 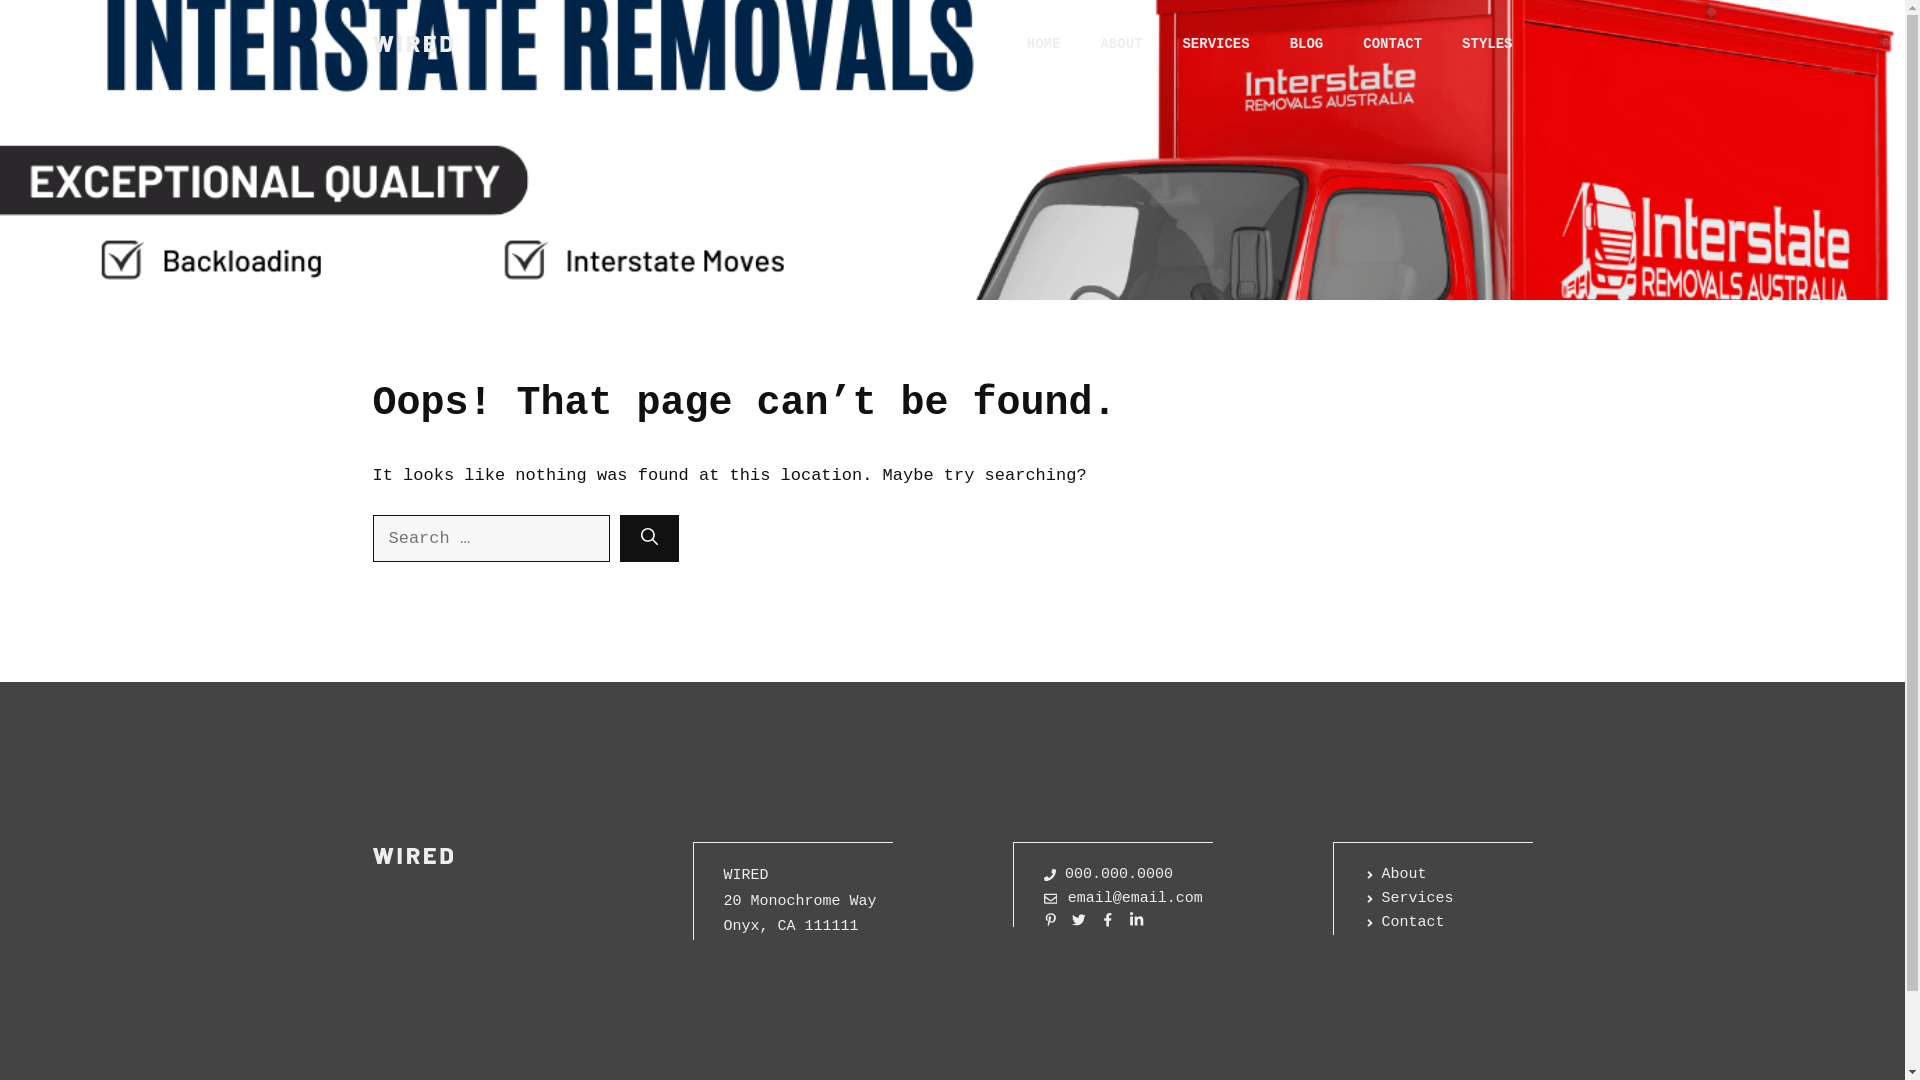 What do you see at coordinates (1214, 43) in the screenshot?
I see `'SERVICES'` at bounding box center [1214, 43].